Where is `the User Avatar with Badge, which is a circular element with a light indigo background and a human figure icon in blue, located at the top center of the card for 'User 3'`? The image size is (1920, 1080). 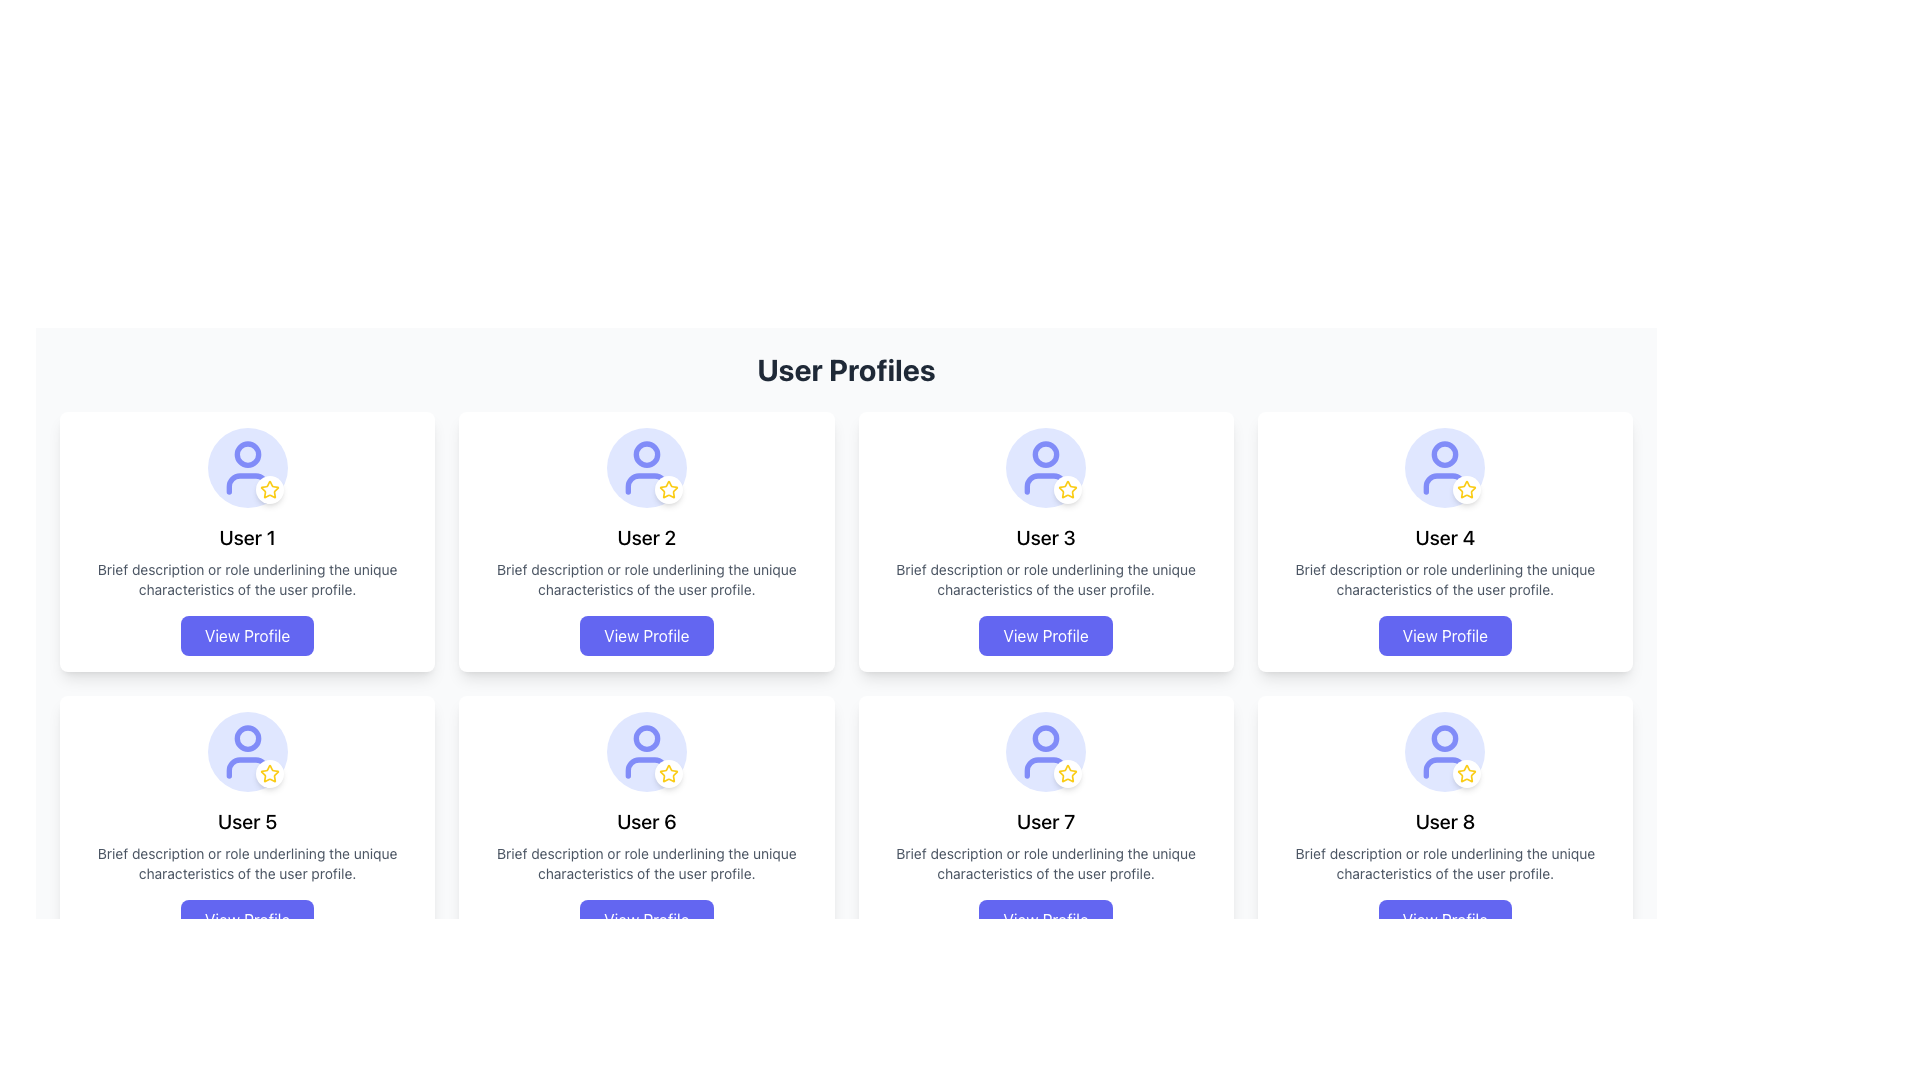
the User Avatar with Badge, which is a circular element with a light indigo background and a human figure icon in blue, located at the top center of the card for 'User 3' is located at coordinates (1045, 467).